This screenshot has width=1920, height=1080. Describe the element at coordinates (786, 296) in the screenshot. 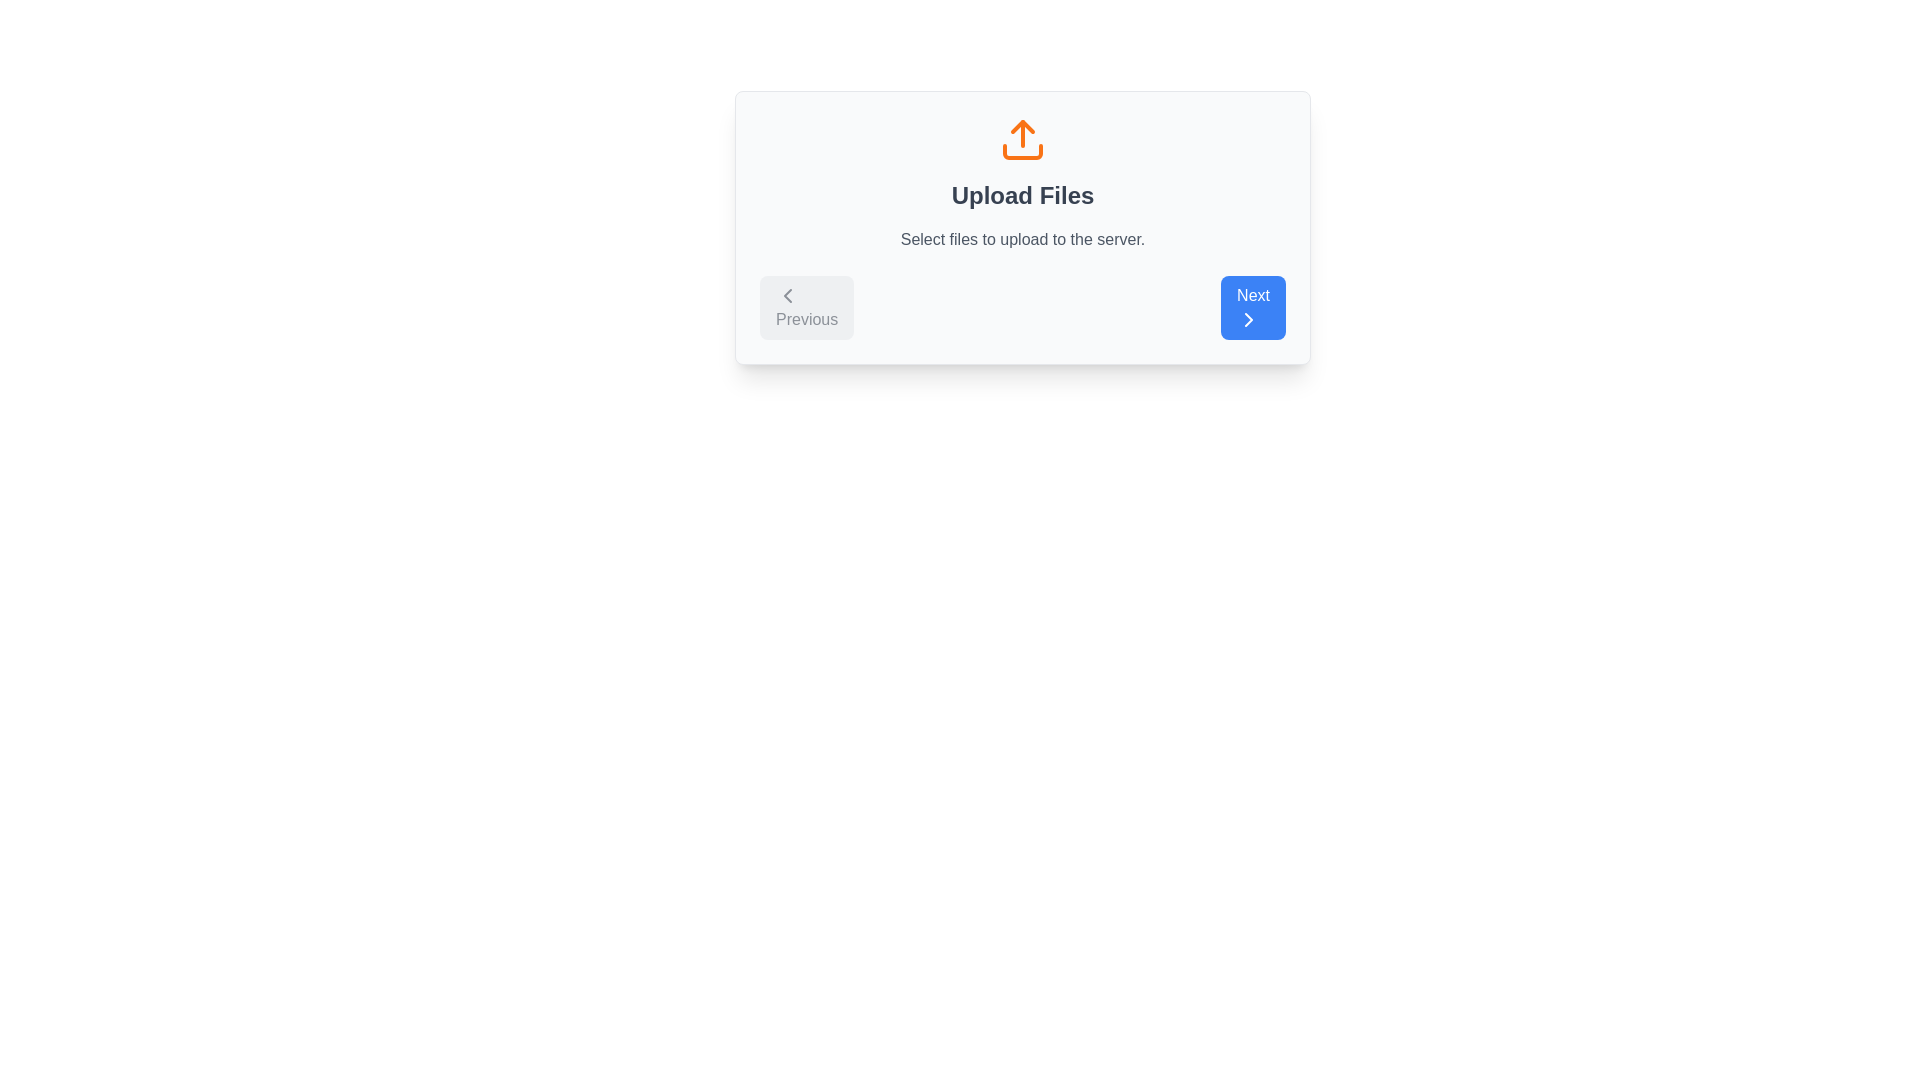

I see `the left arrow icon within the 'Previous' button` at that location.